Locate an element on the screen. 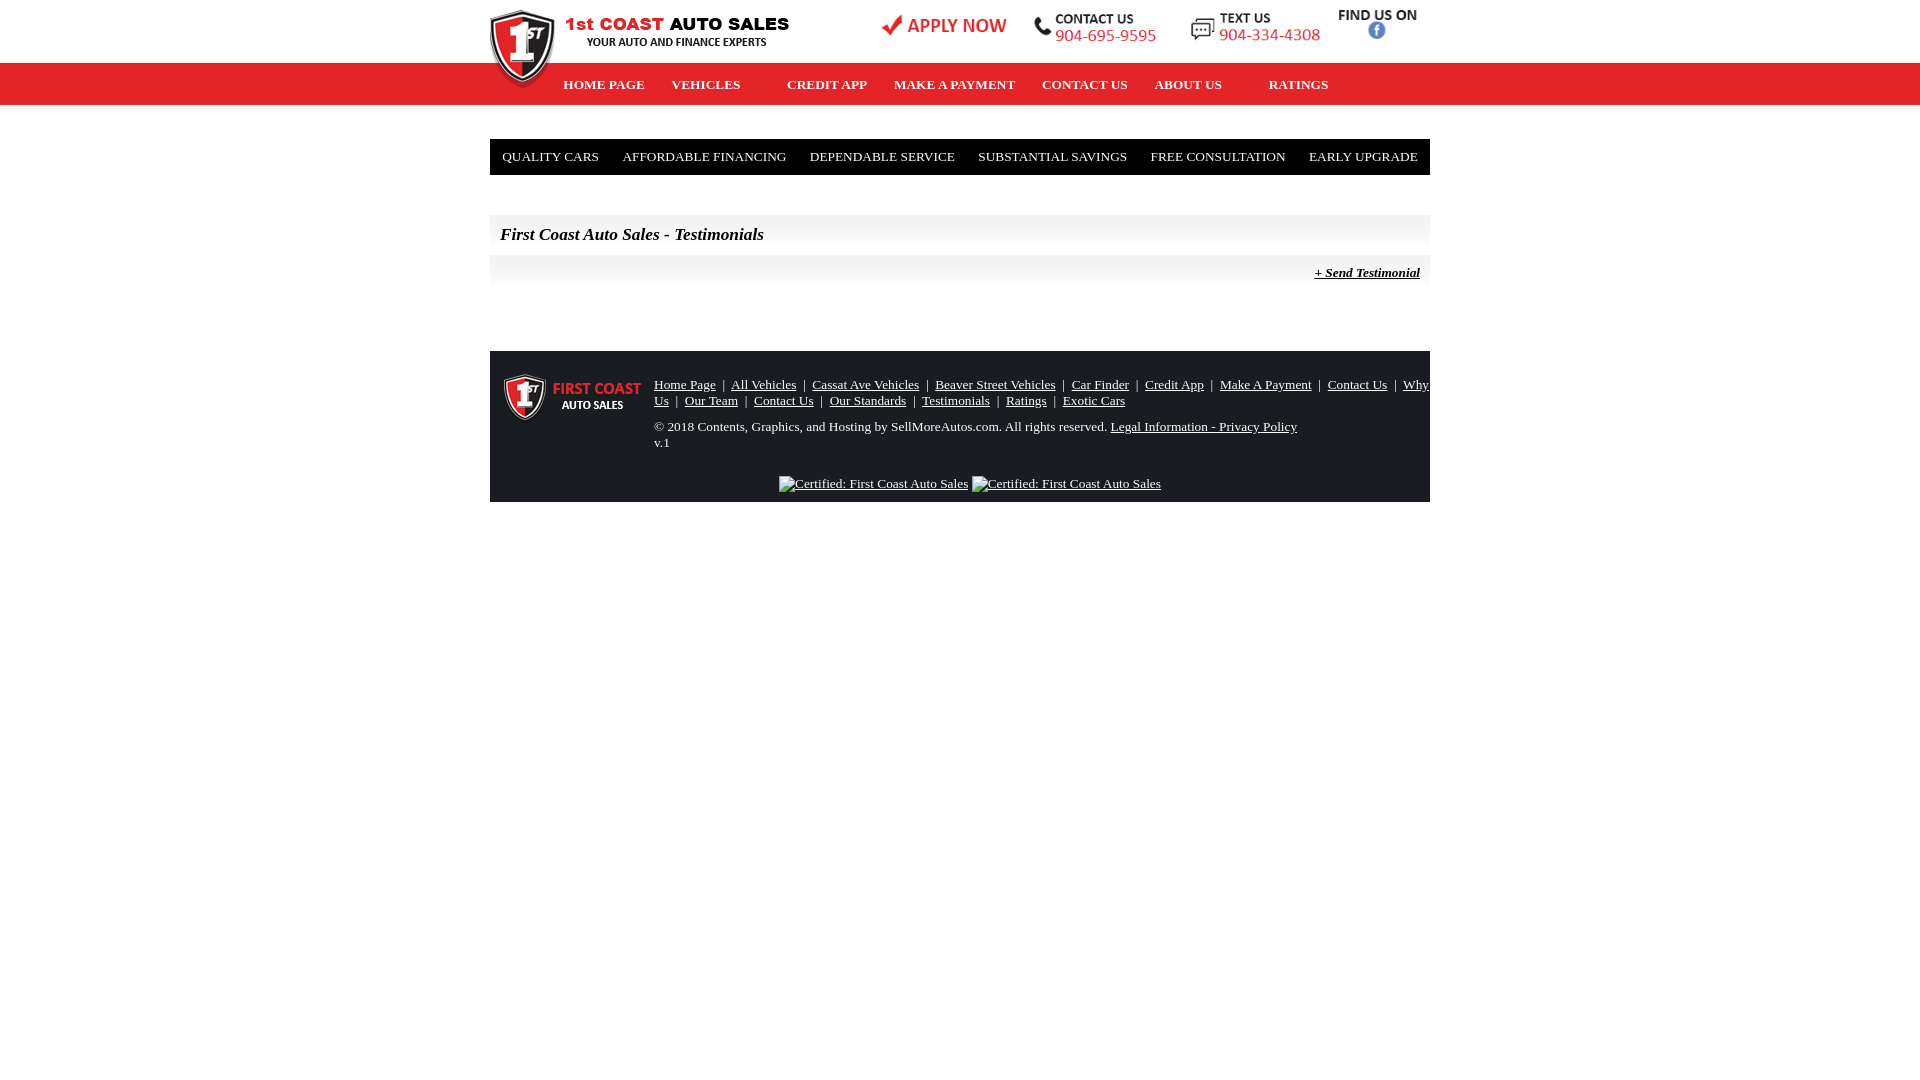 The height and width of the screenshot is (1080, 1920). 'Testimonials' is located at coordinates (954, 400).